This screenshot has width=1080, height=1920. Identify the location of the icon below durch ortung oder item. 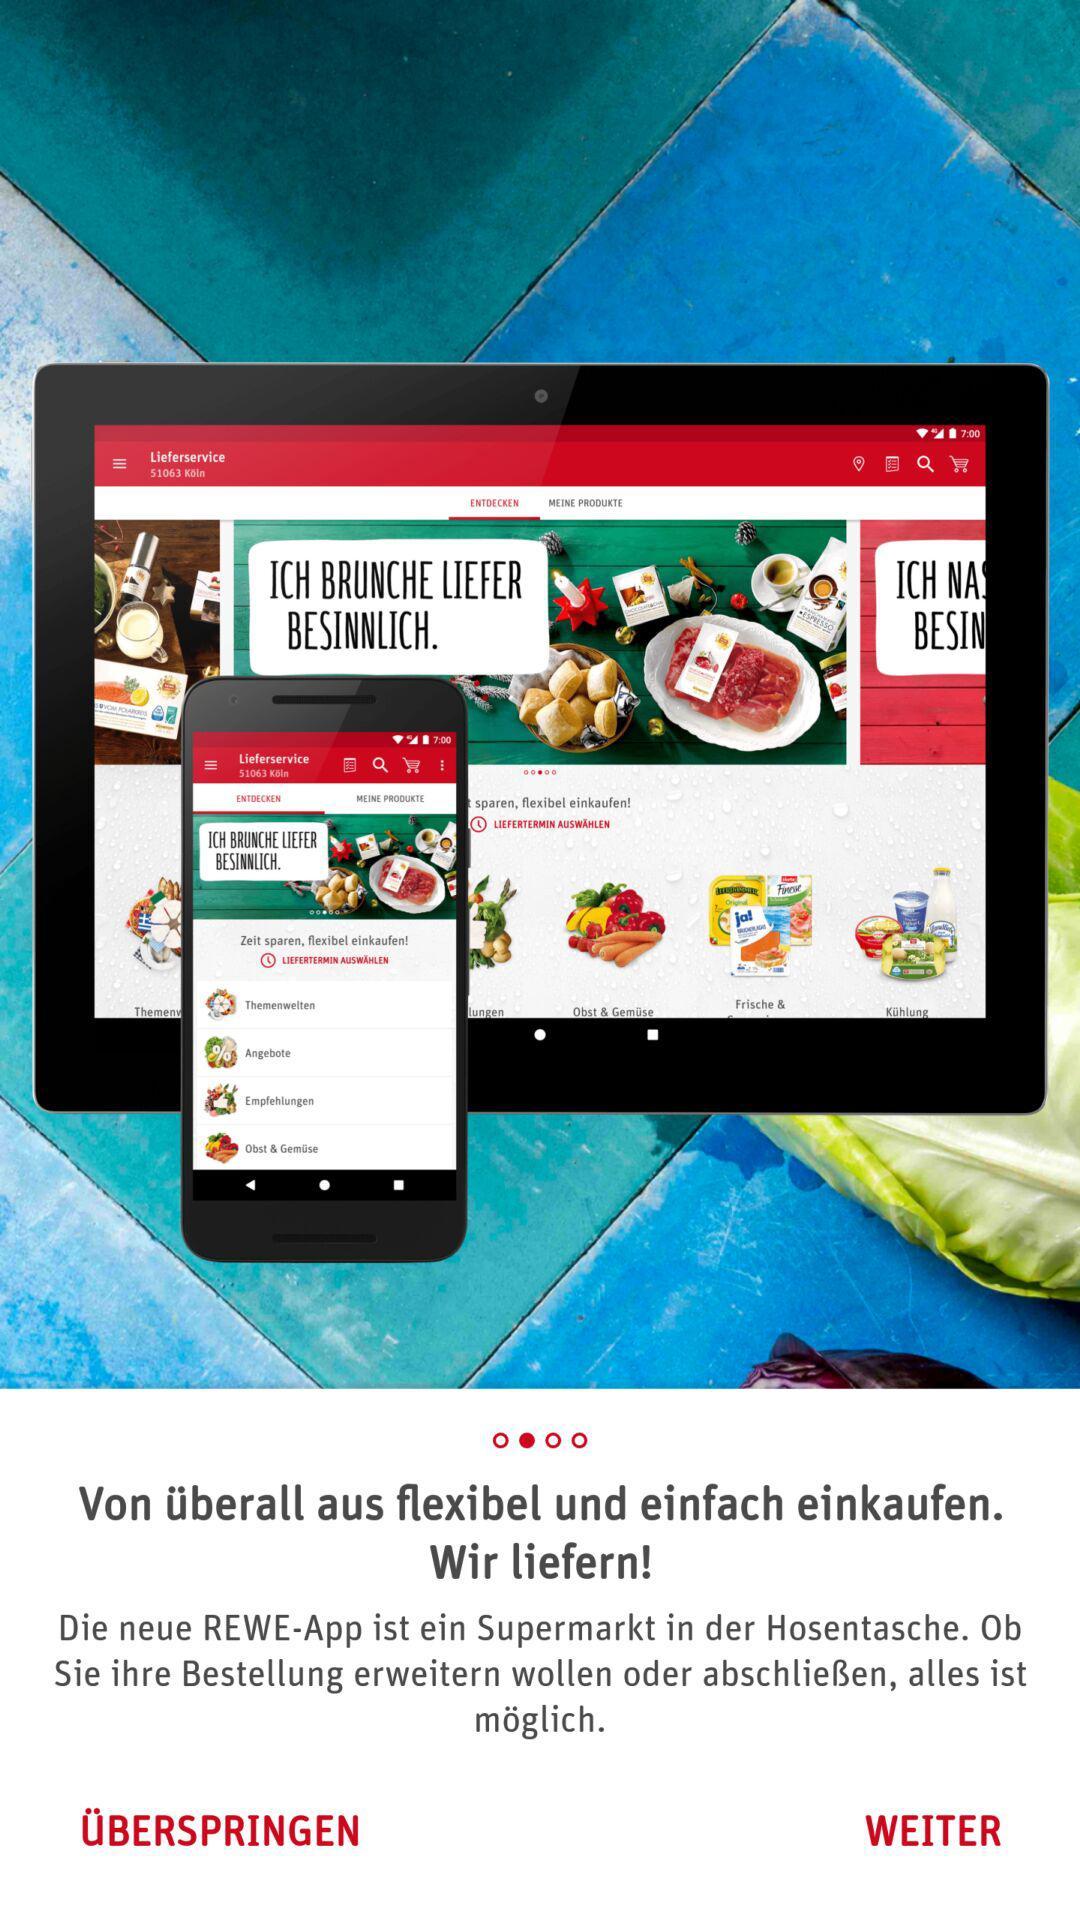
(932, 1830).